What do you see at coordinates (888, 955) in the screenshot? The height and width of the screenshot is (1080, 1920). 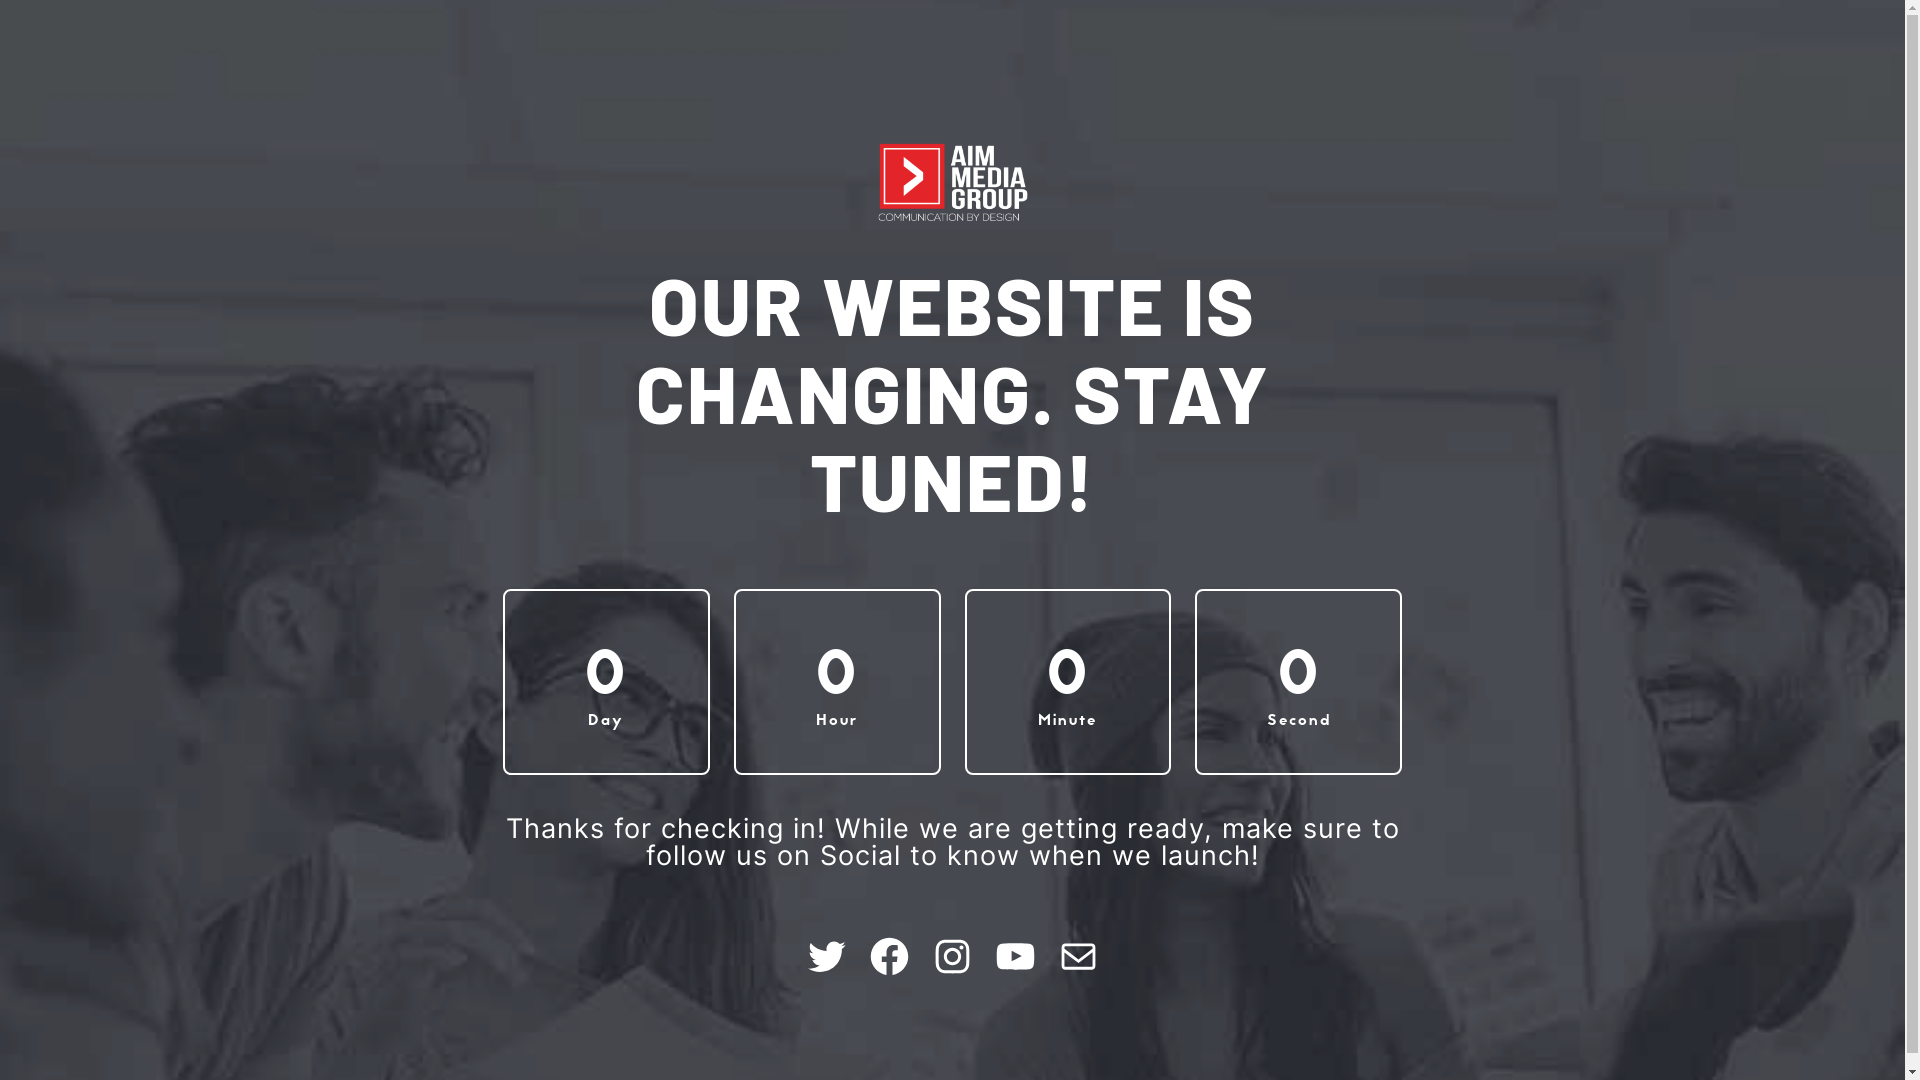 I see `'Facebook'` at bounding box center [888, 955].